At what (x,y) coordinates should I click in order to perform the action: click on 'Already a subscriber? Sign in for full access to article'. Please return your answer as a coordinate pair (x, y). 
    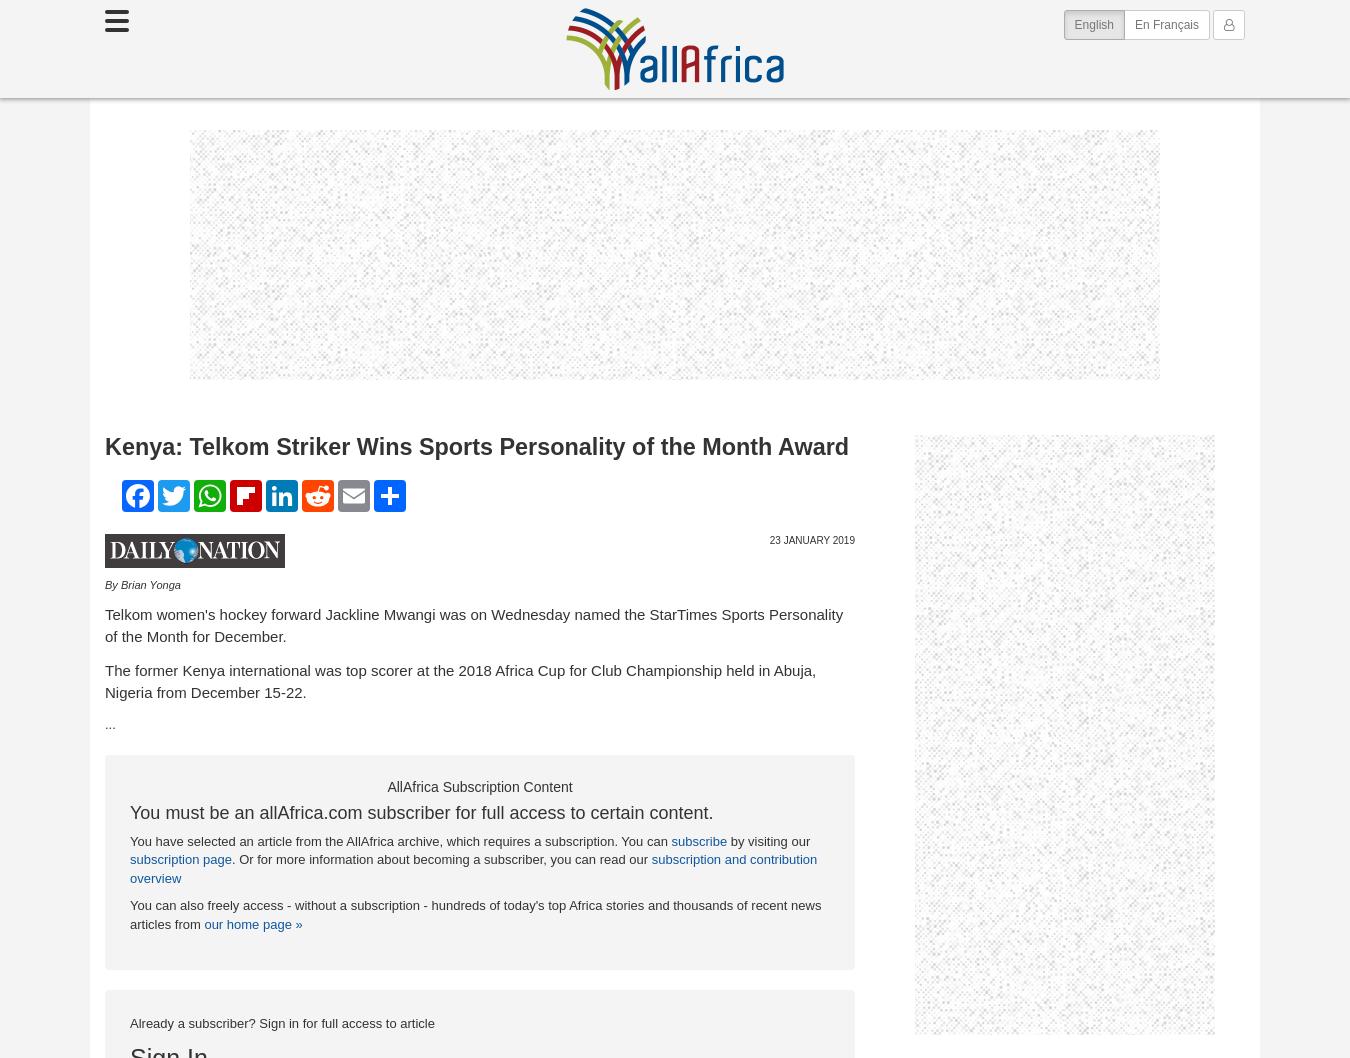
    Looking at the image, I should click on (281, 1021).